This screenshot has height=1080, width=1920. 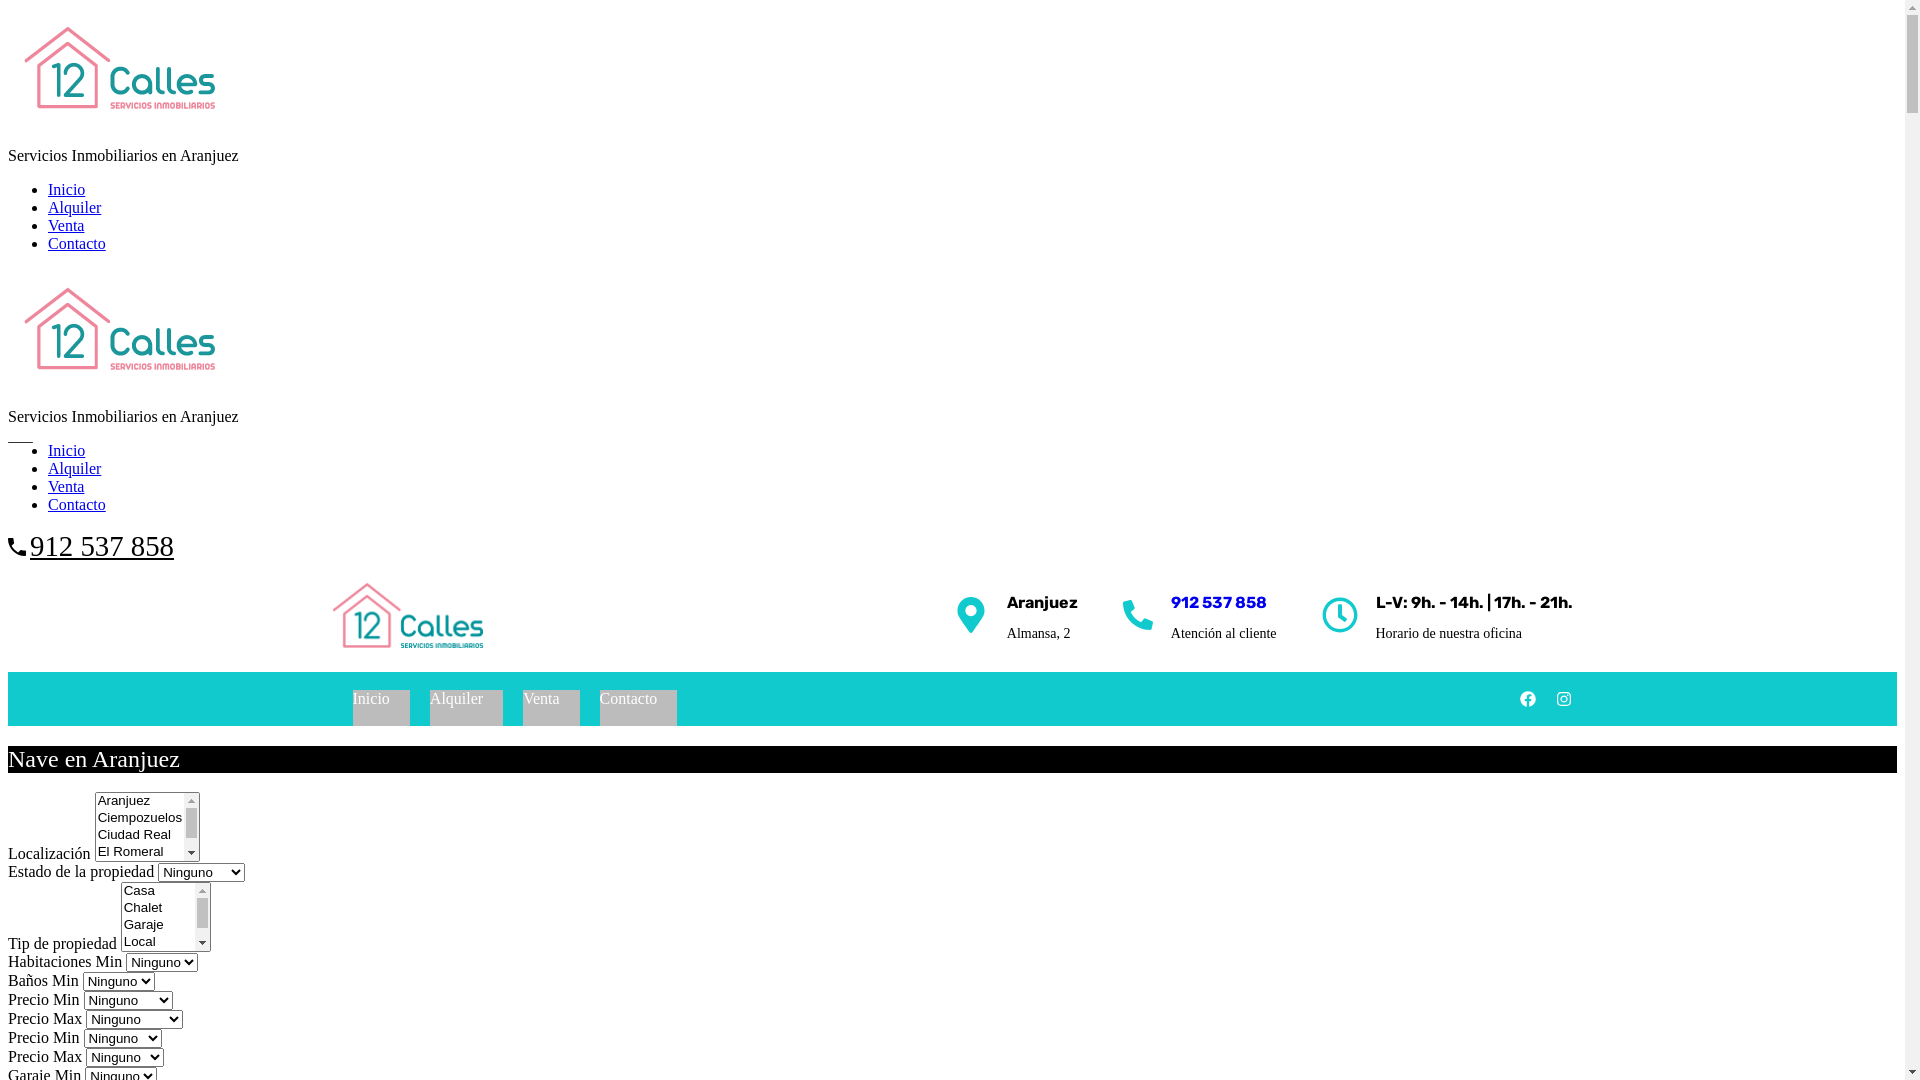 What do you see at coordinates (66, 486) in the screenshot?
I see `'Venta'` at bounding box center [66, 486].